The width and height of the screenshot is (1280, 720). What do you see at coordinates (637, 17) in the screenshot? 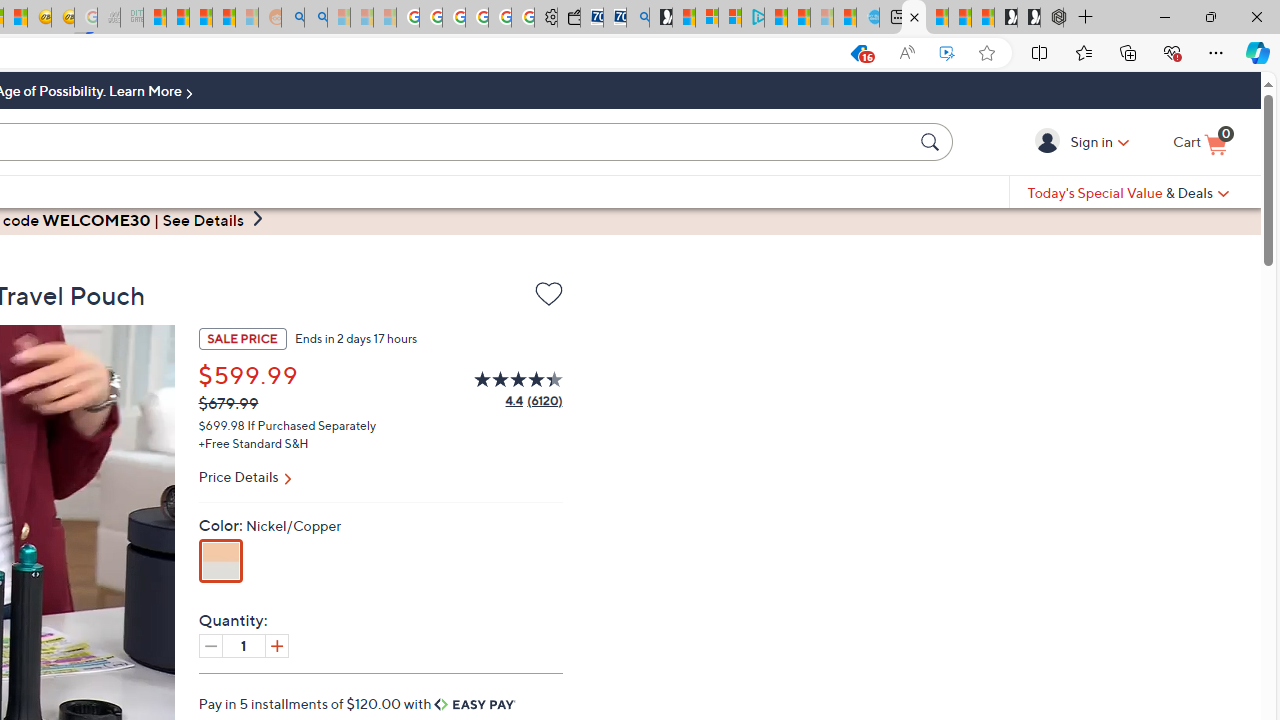
I see `'Bing Real Estate - Home sales and rental listings'` at bounding box center [637, 17].